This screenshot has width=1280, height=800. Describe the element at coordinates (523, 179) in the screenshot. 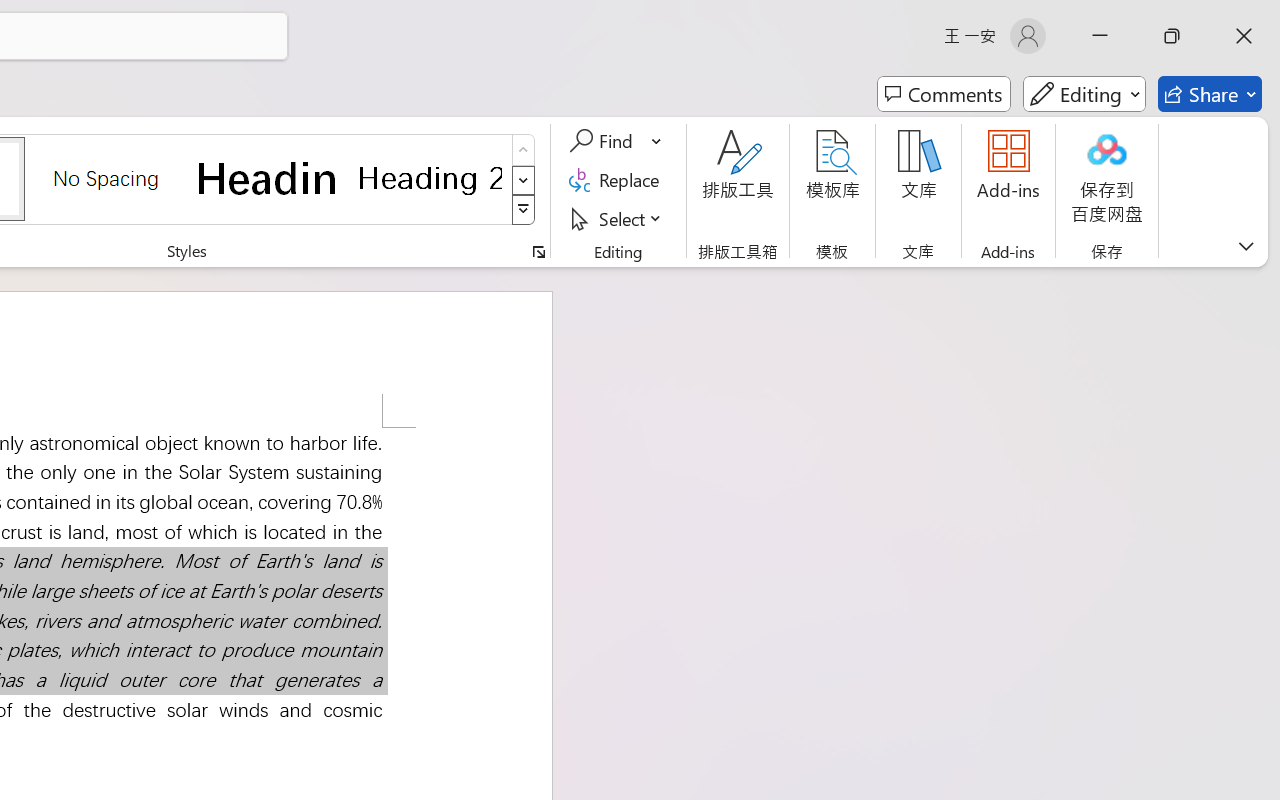

I see `'Row Down'` at that location.